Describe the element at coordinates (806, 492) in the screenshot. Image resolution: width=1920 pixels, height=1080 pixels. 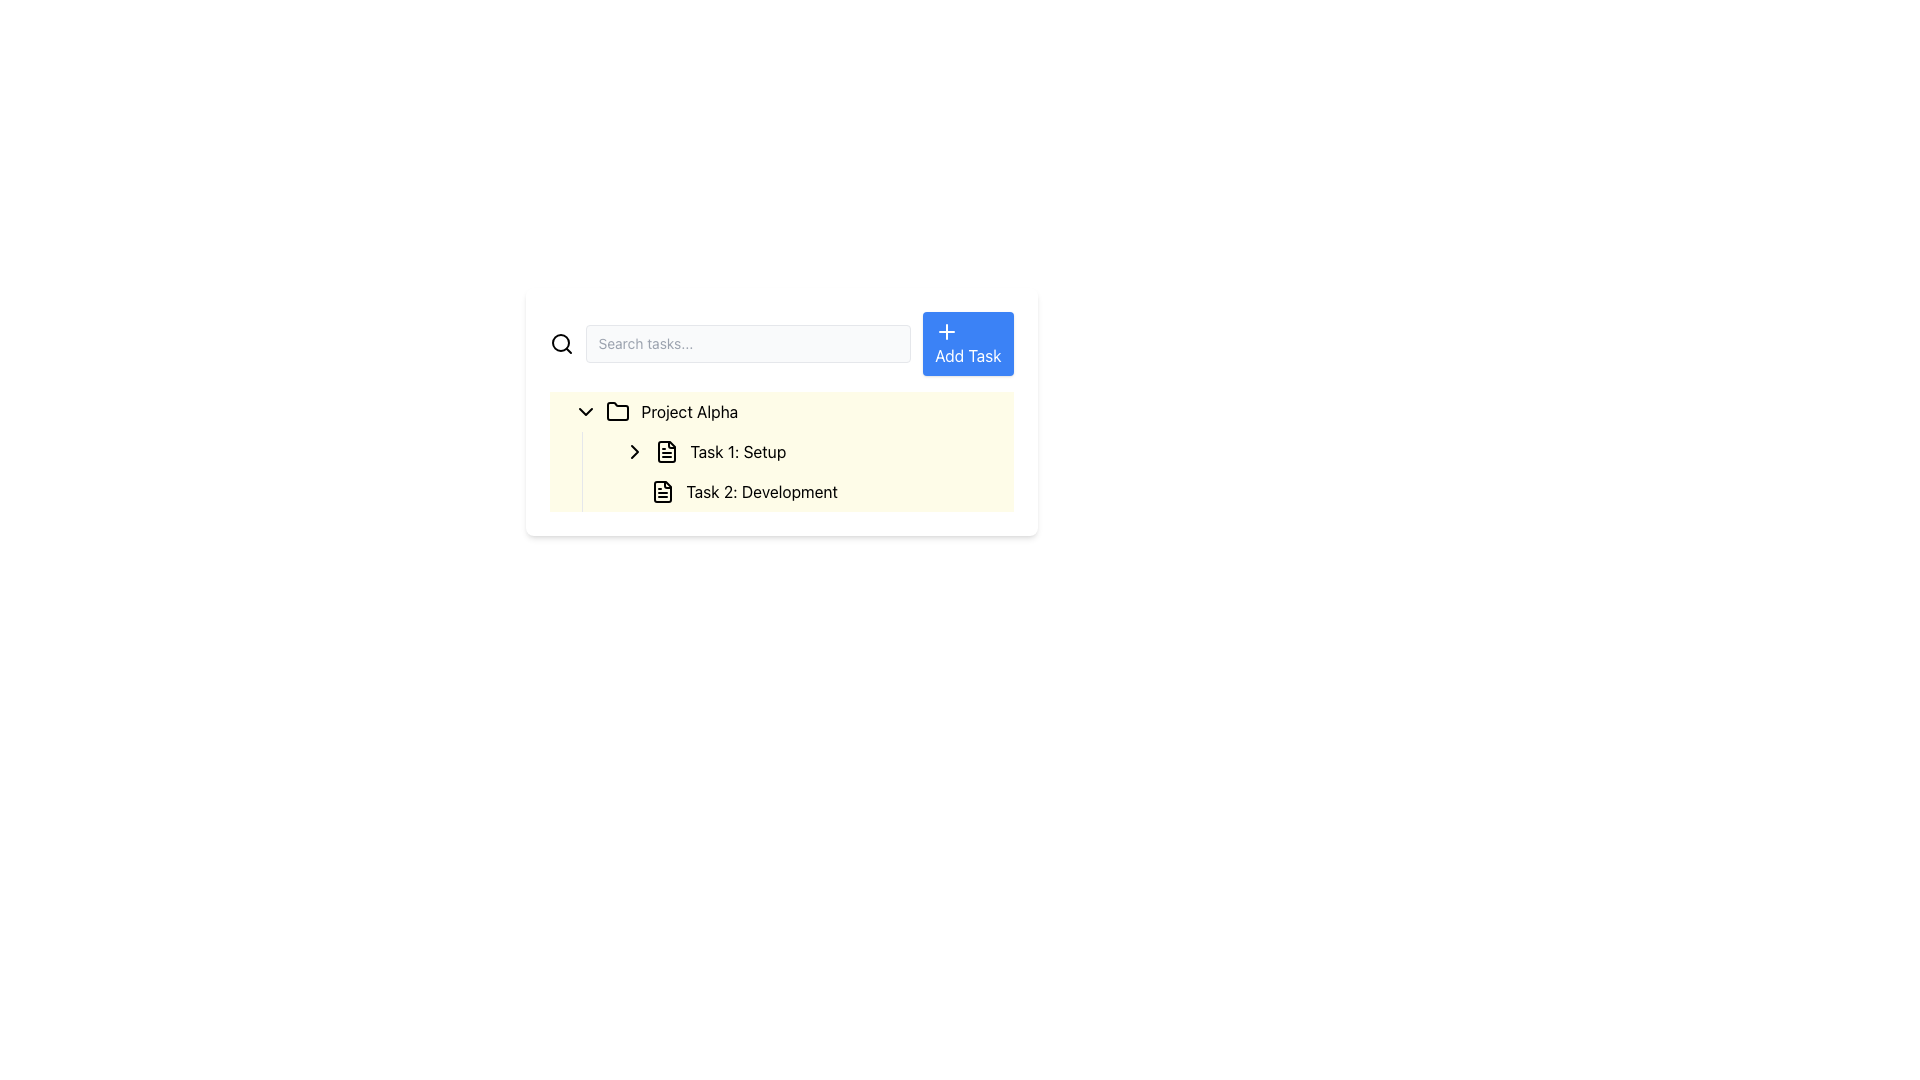
I see `the text label with the task name 'Task 2: Development' located in the task list section` at that location.